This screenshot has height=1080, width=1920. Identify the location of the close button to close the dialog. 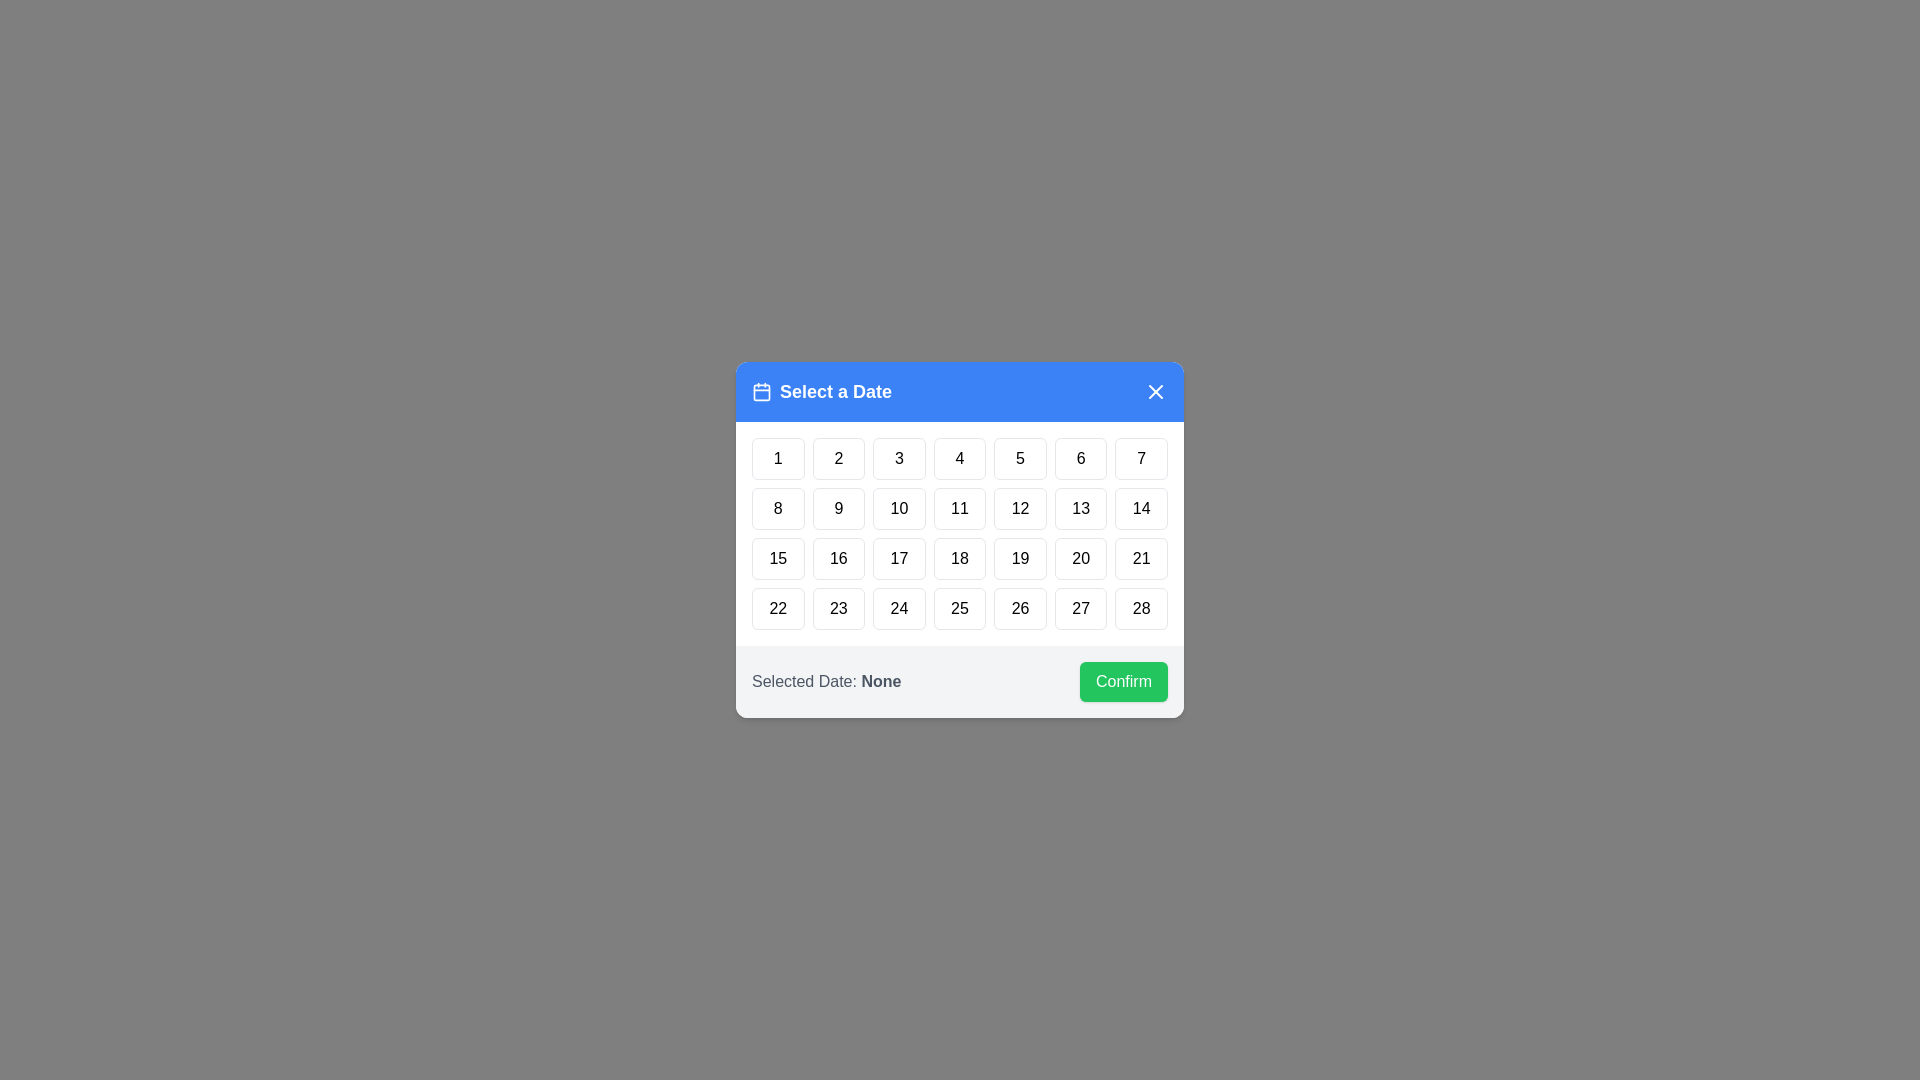
(1156, 392).